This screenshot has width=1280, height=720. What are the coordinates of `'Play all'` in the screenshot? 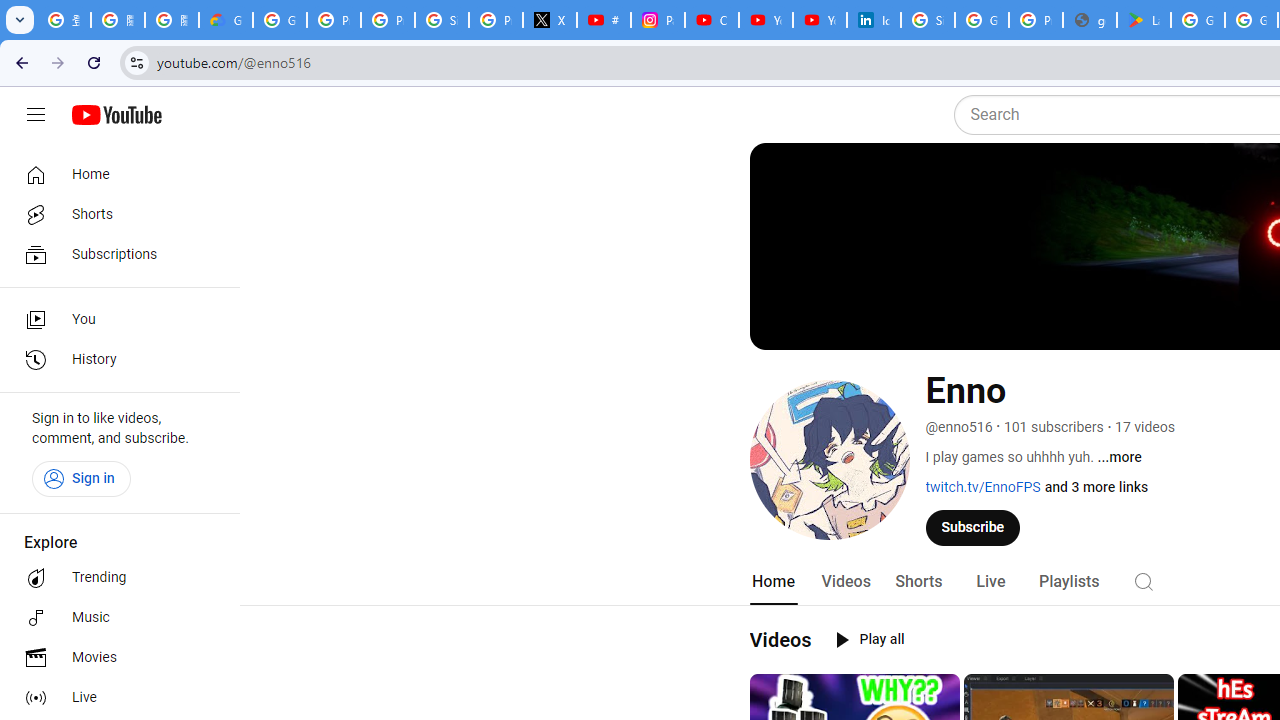 It's located at (870, 640).